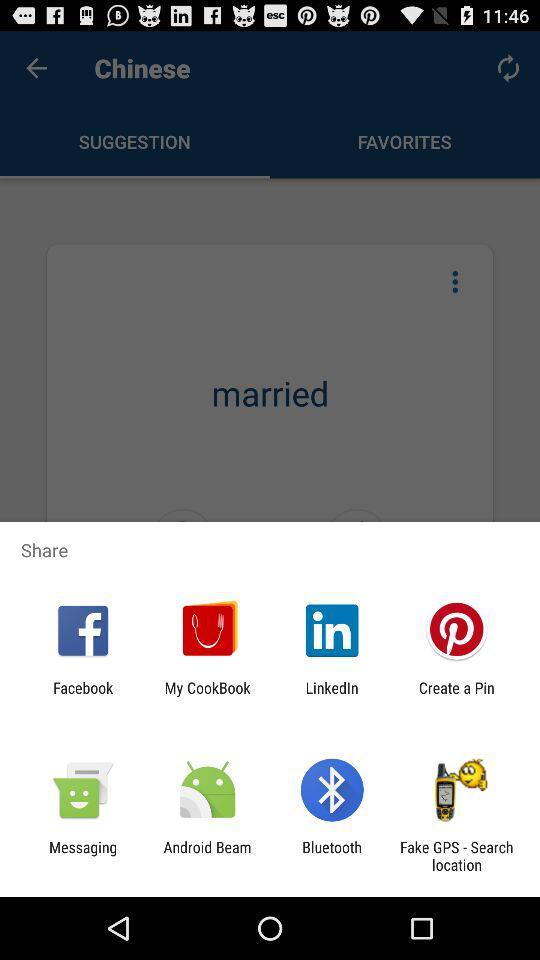 The width and height of the screenshot is (540, 960). Describe the element at coordinates (82, 855) in the screenshot. I see `the messaging icon` at that location.